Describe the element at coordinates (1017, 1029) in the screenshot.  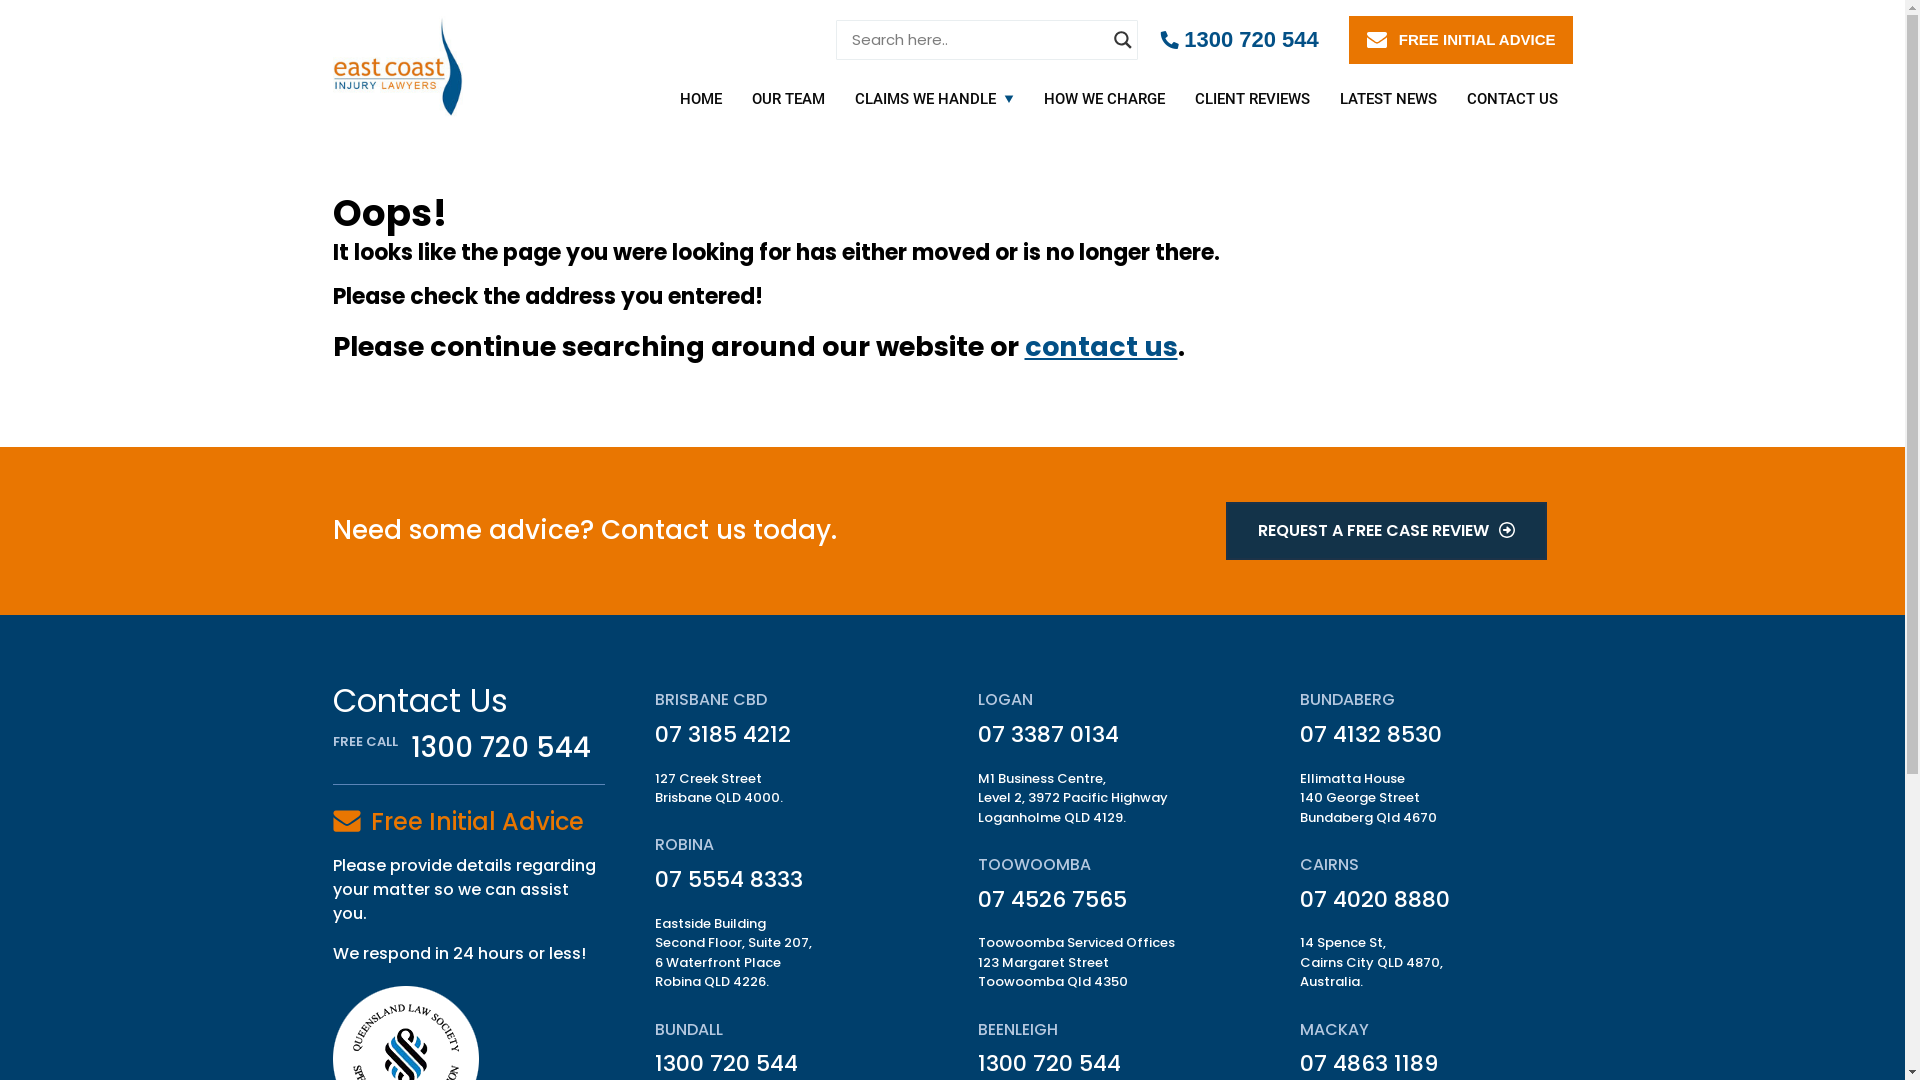
I see `'BEENLEIGH'` at that location.